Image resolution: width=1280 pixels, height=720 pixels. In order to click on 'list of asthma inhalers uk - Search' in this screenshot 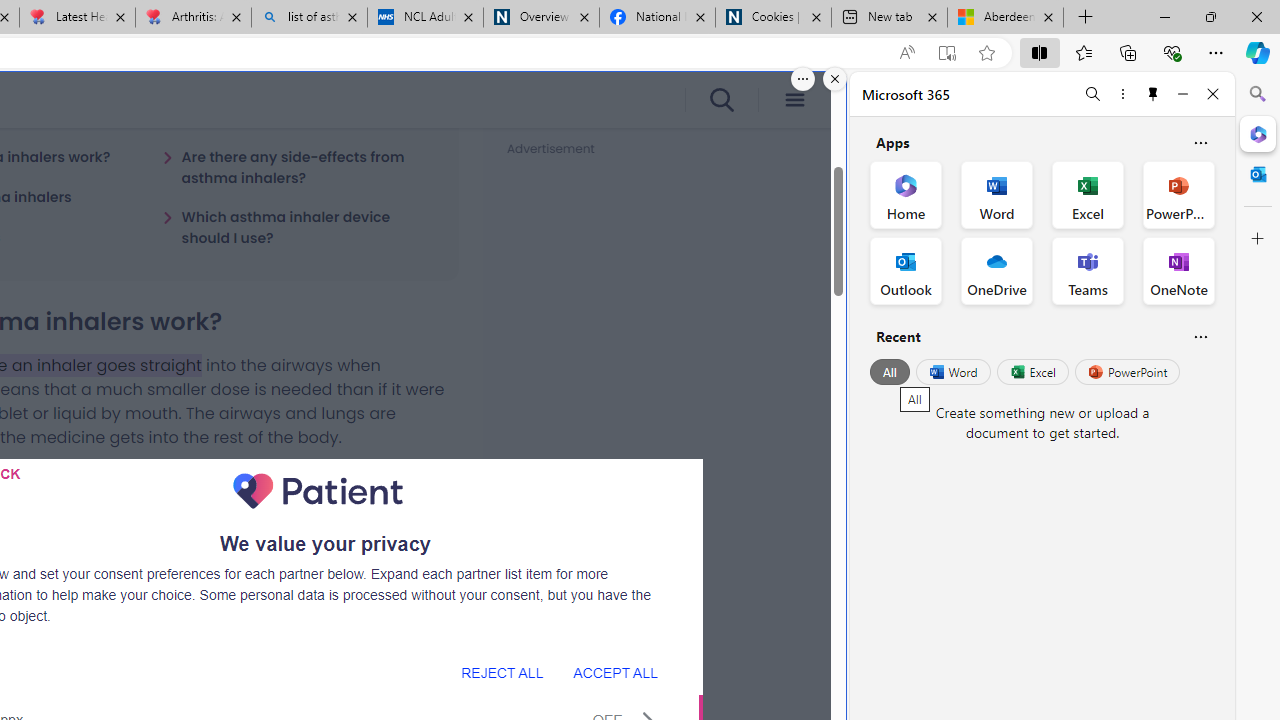, I will do `click(308, 17)`.